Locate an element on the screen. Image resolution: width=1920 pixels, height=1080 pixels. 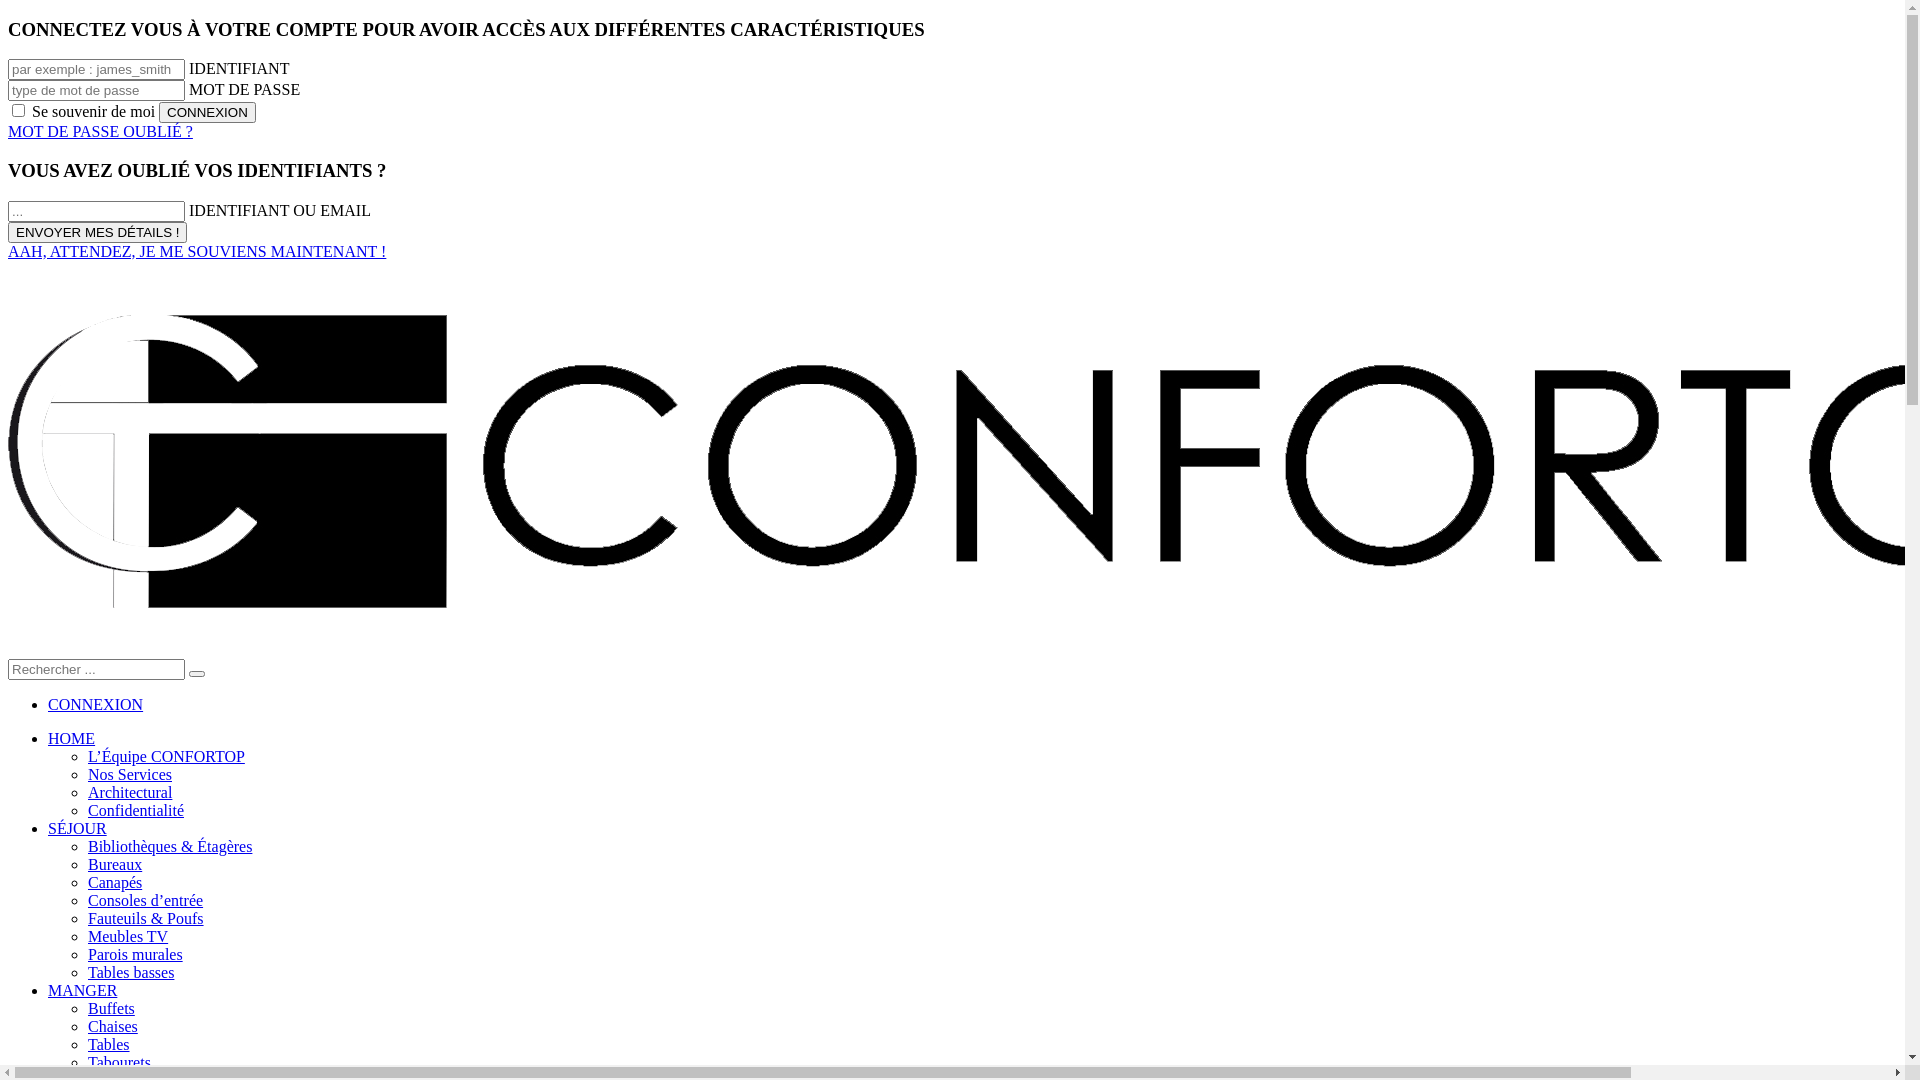
'Parois murales' is located at coordinates (134, 953).